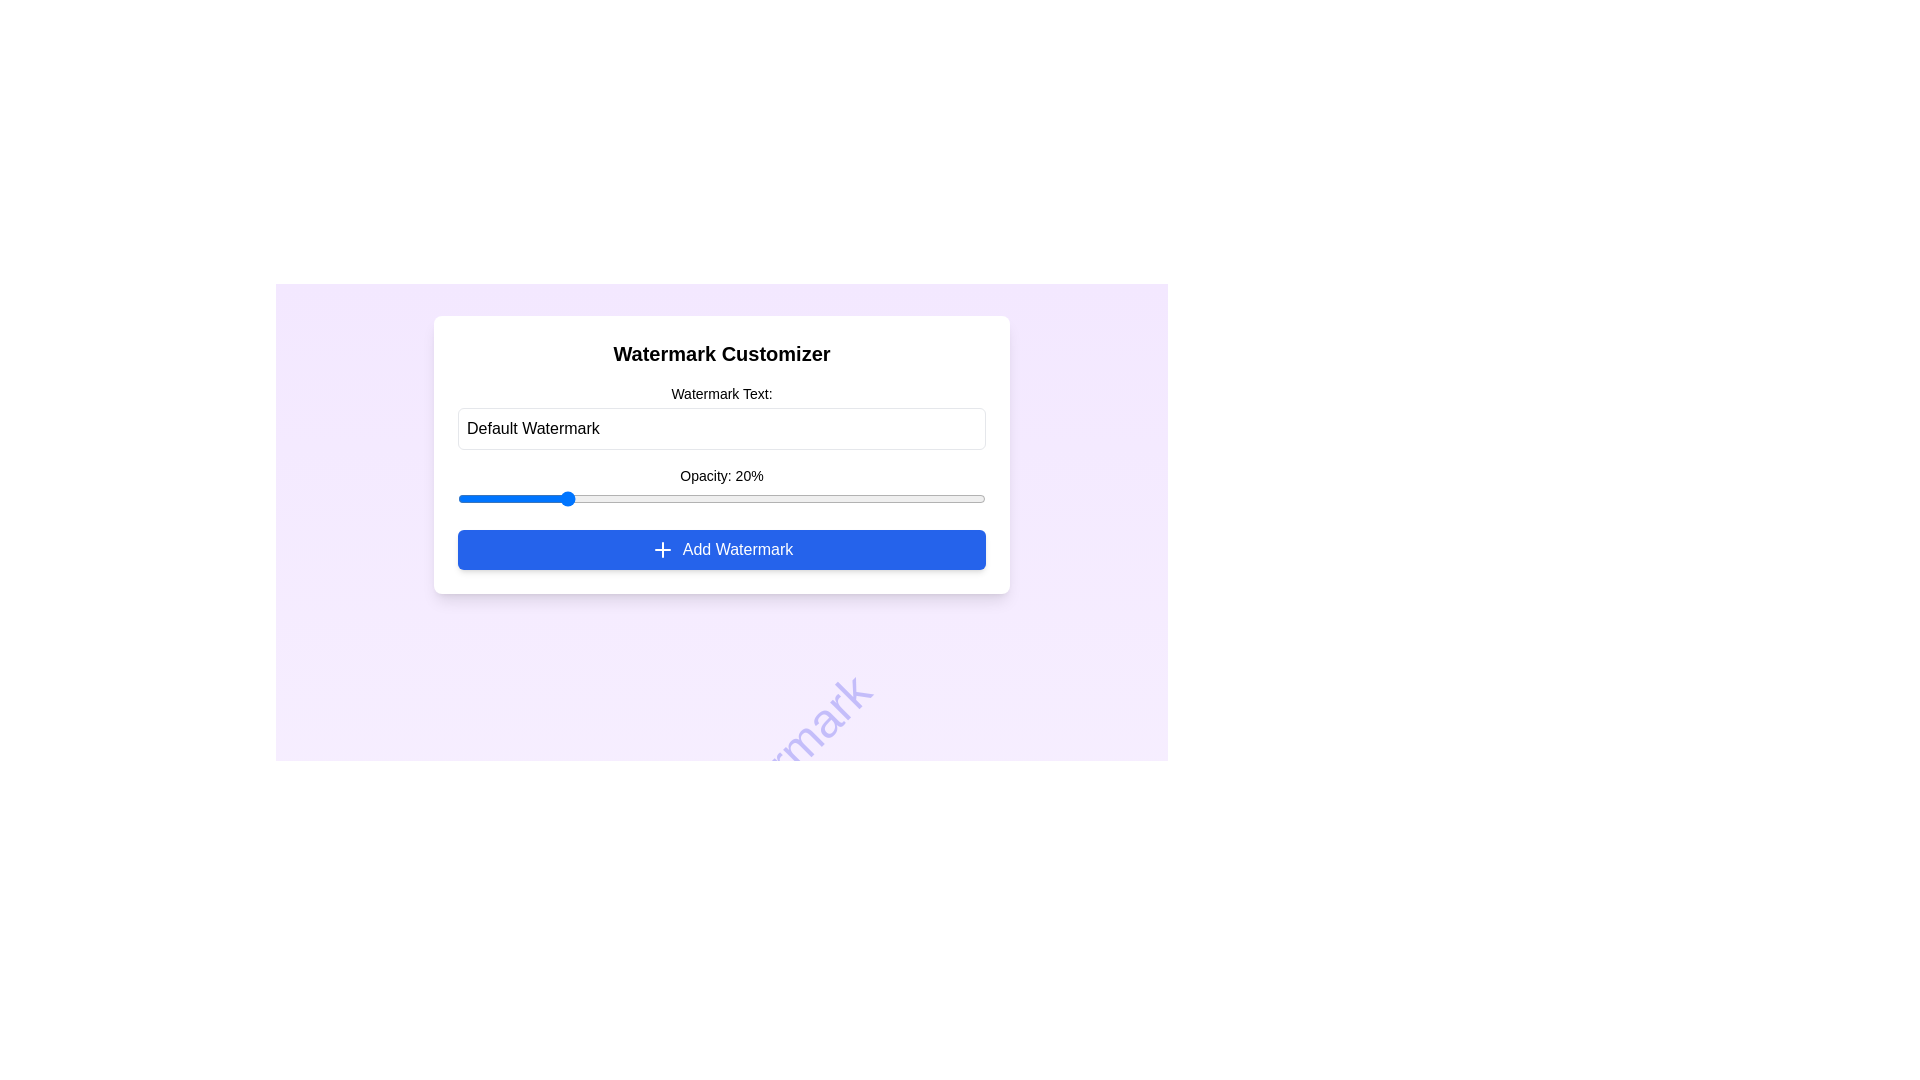 Image resolution: width=1920 pixels, height=1080 pixels. Describe the element at coordinates (720, 497) in the screenshot. I see `the horizontal range slider with a blue thumb and gray track, located beneath the 'Opacity: 20%' label` at that location.